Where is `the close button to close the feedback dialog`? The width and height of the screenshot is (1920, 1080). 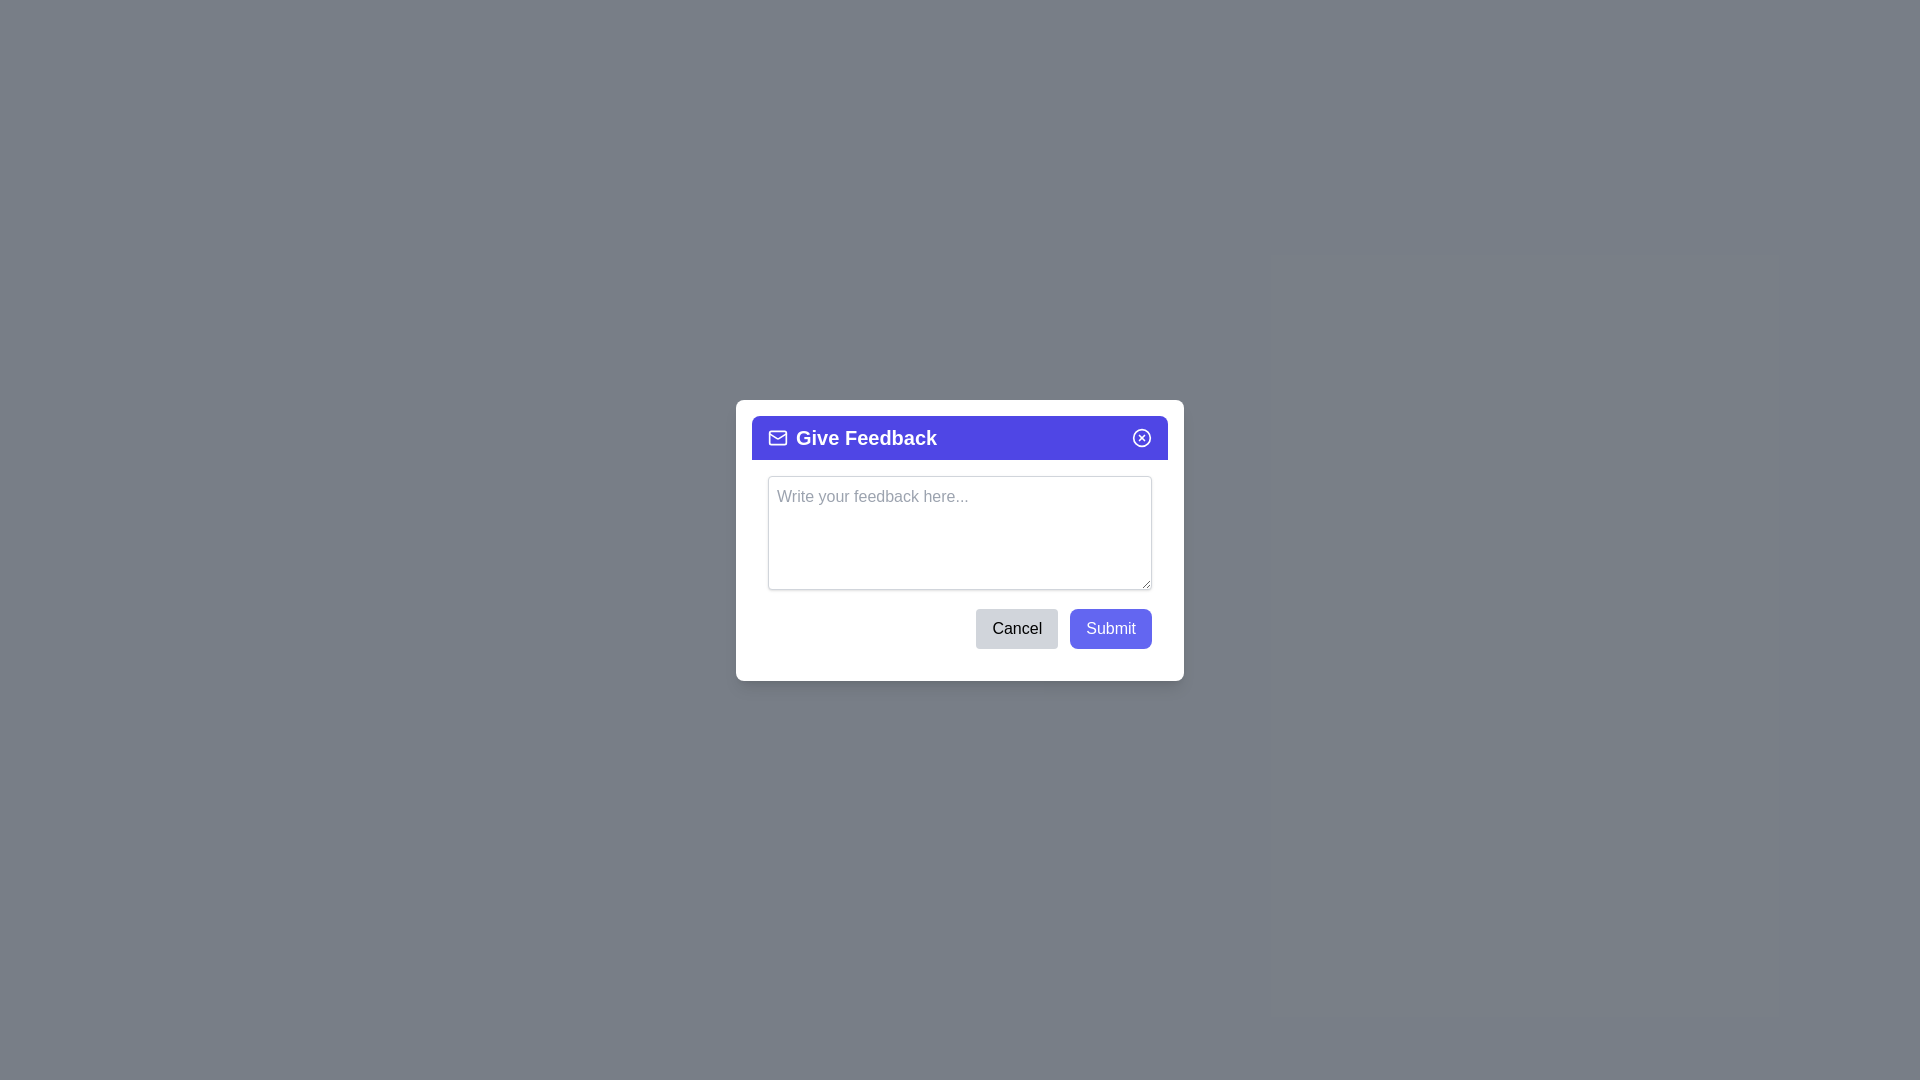
the close button to close the feedback dialog is located at coordinates (1142, 436).